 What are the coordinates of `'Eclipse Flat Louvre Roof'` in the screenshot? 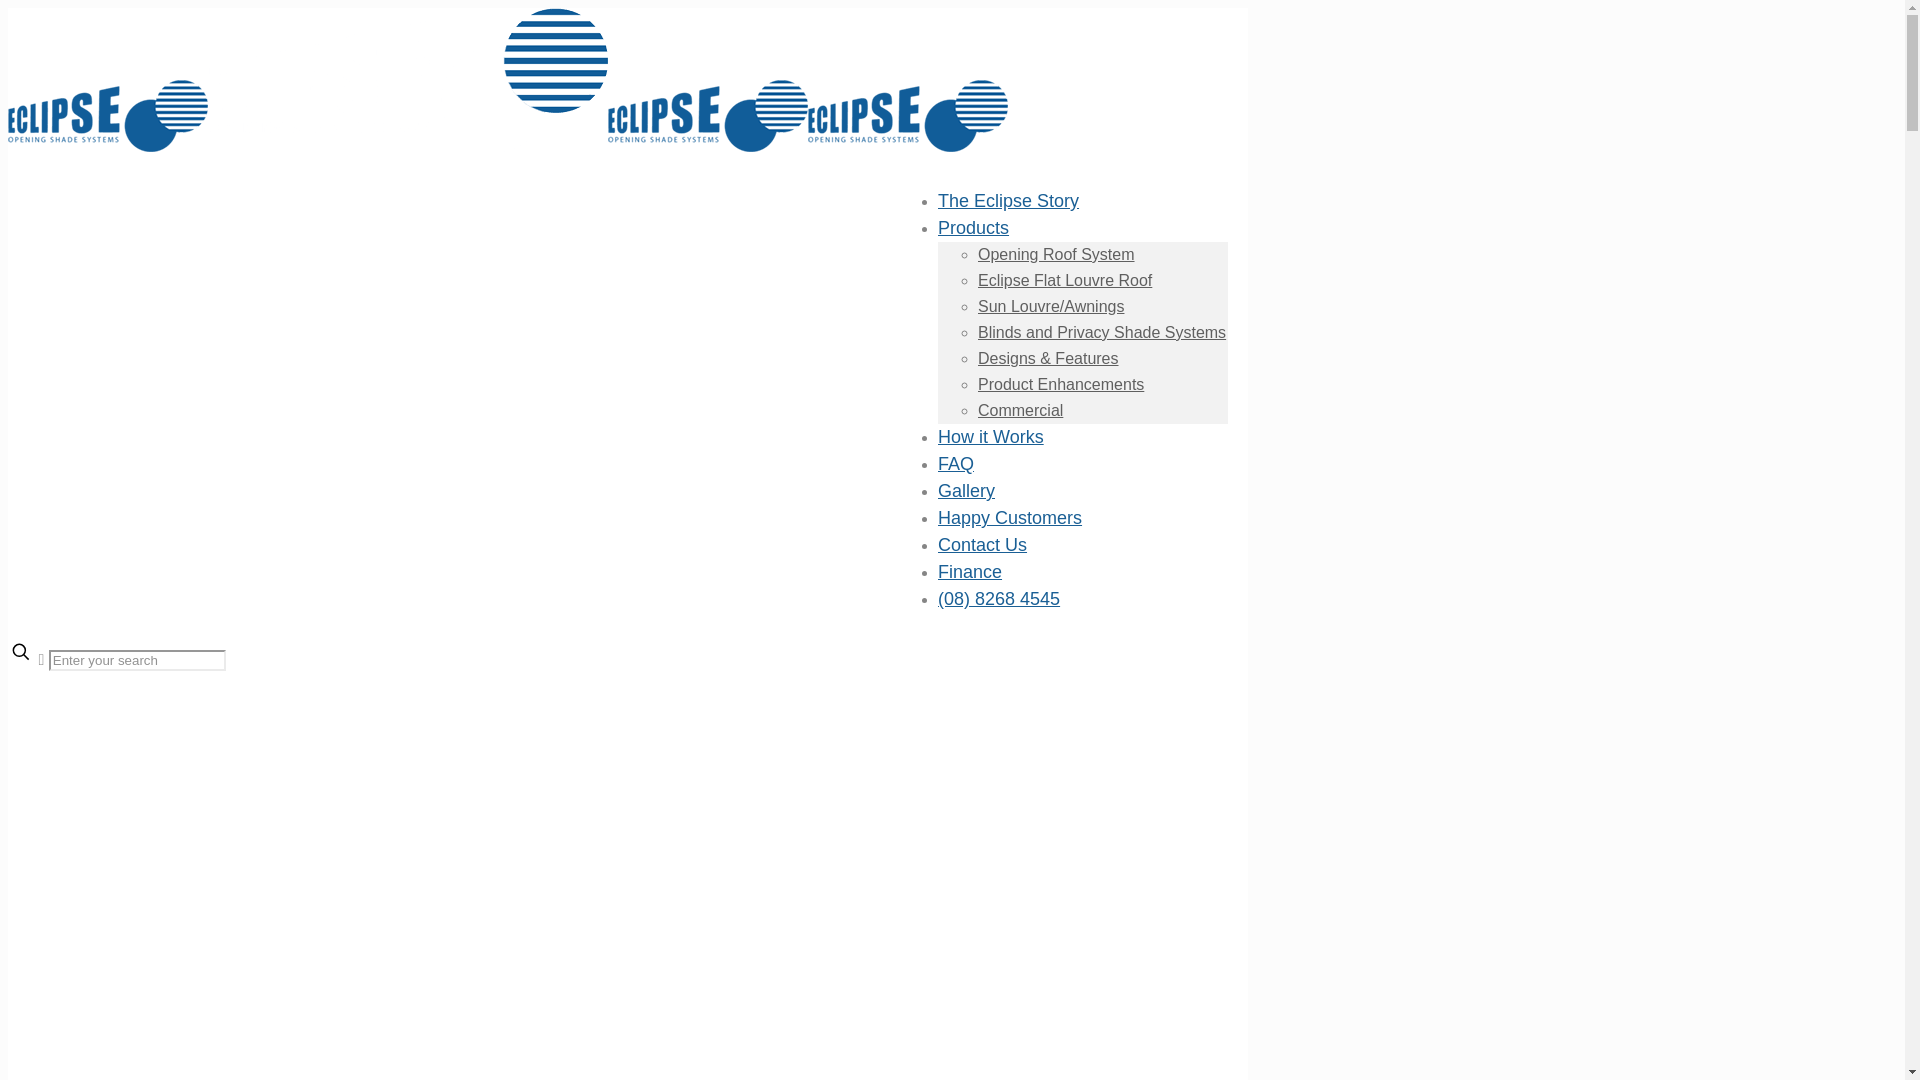 It's located at (1064, 280).